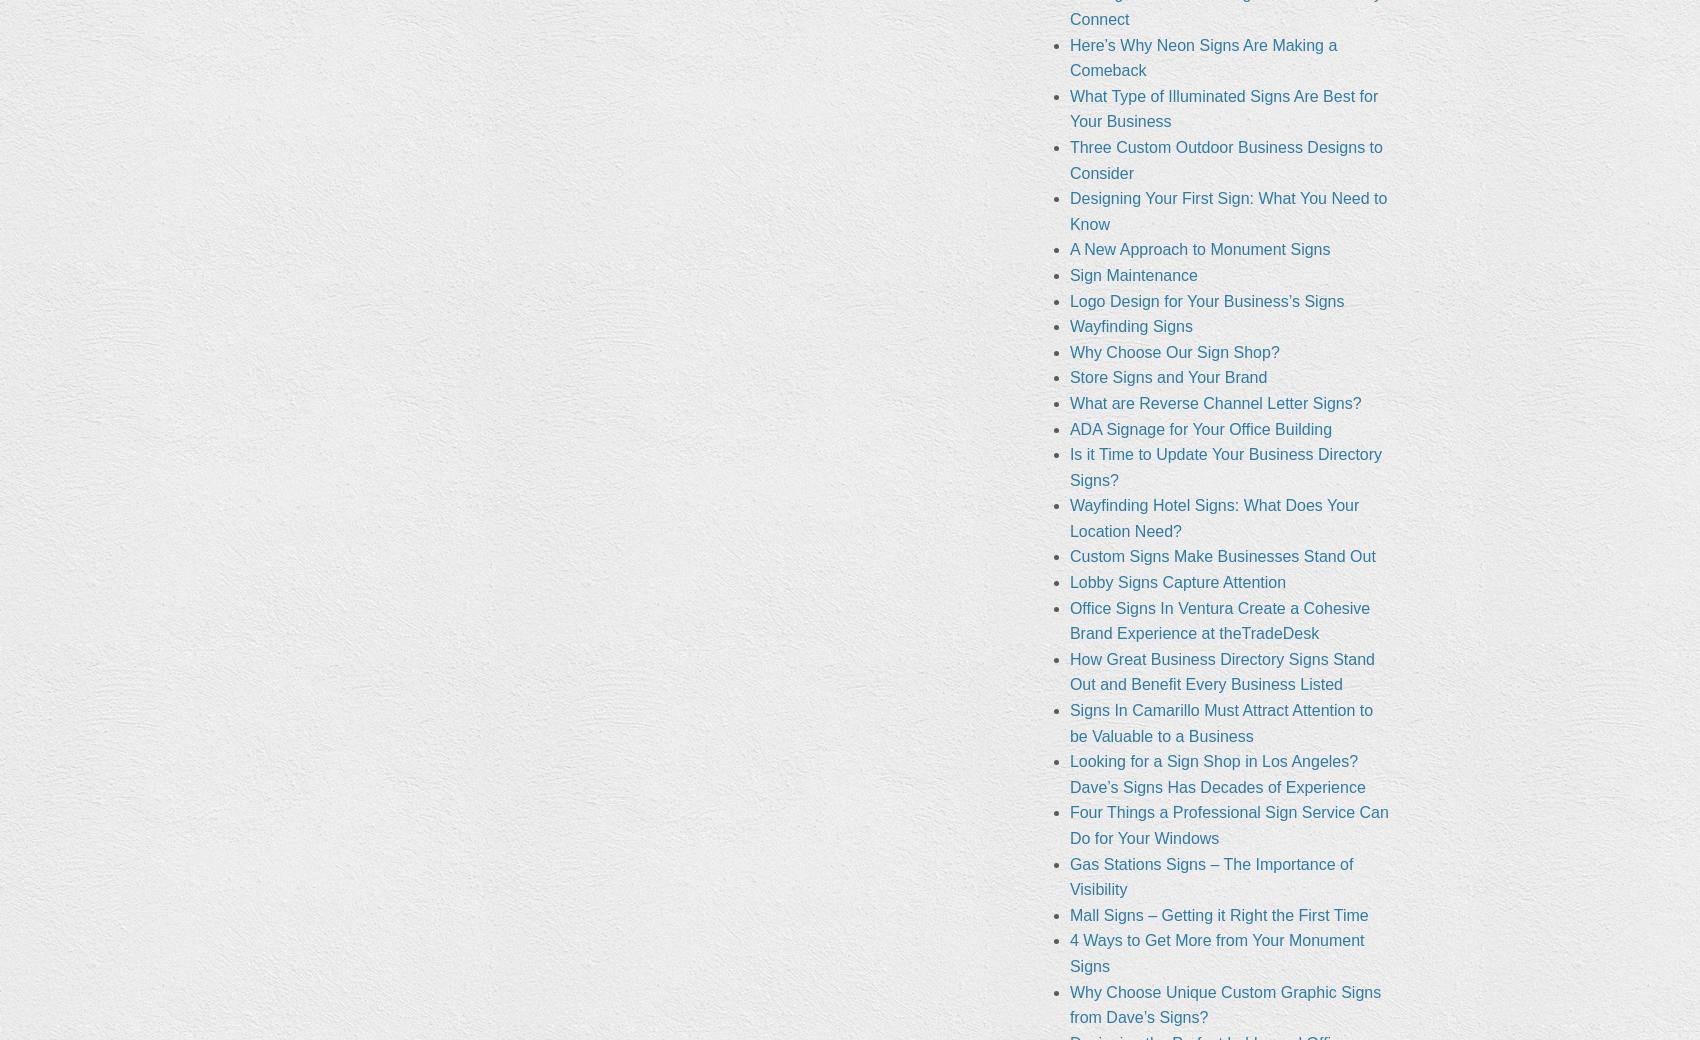  Describe the element at coordinates (1210, 875) in the screenshot. I see `'Gas Stations Signs – The Importance of Visibility'` at that location.